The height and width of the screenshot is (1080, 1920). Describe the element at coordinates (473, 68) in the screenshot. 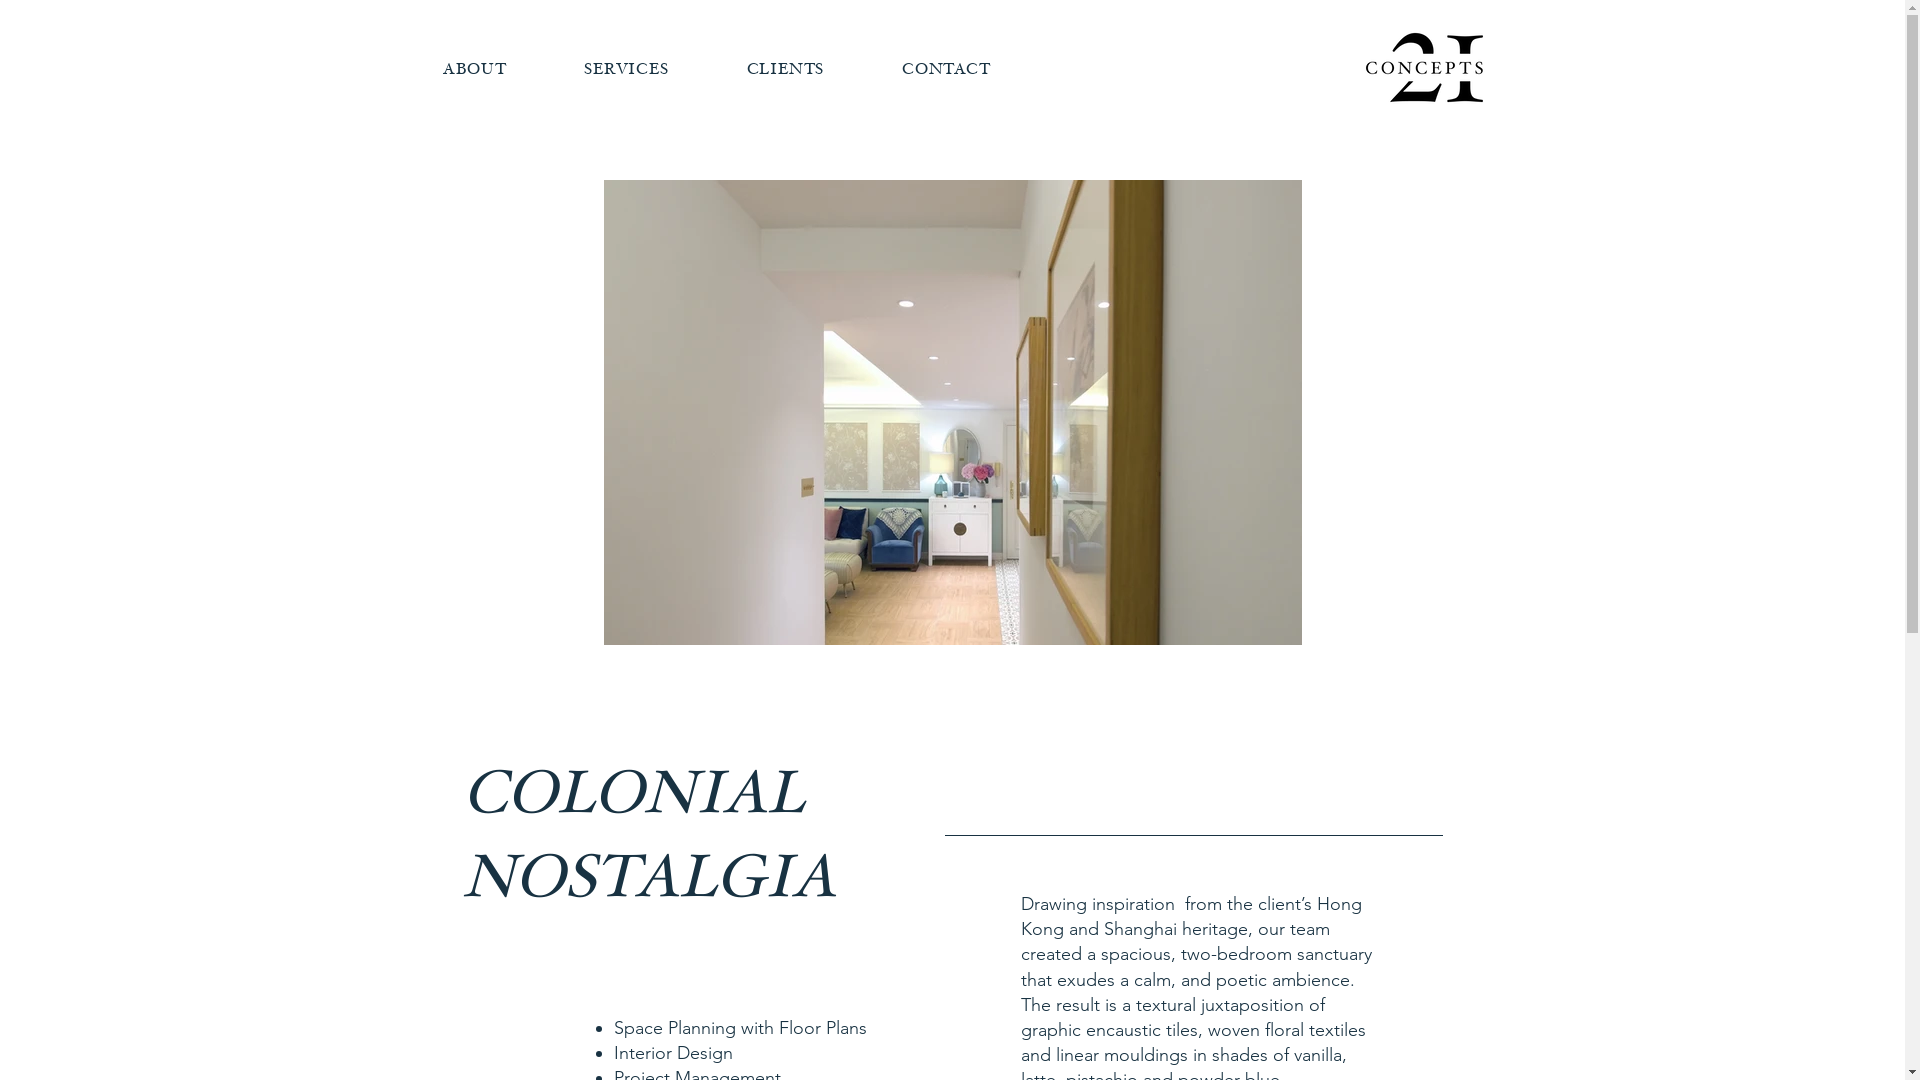

I see `'ABOUT'` at that location.